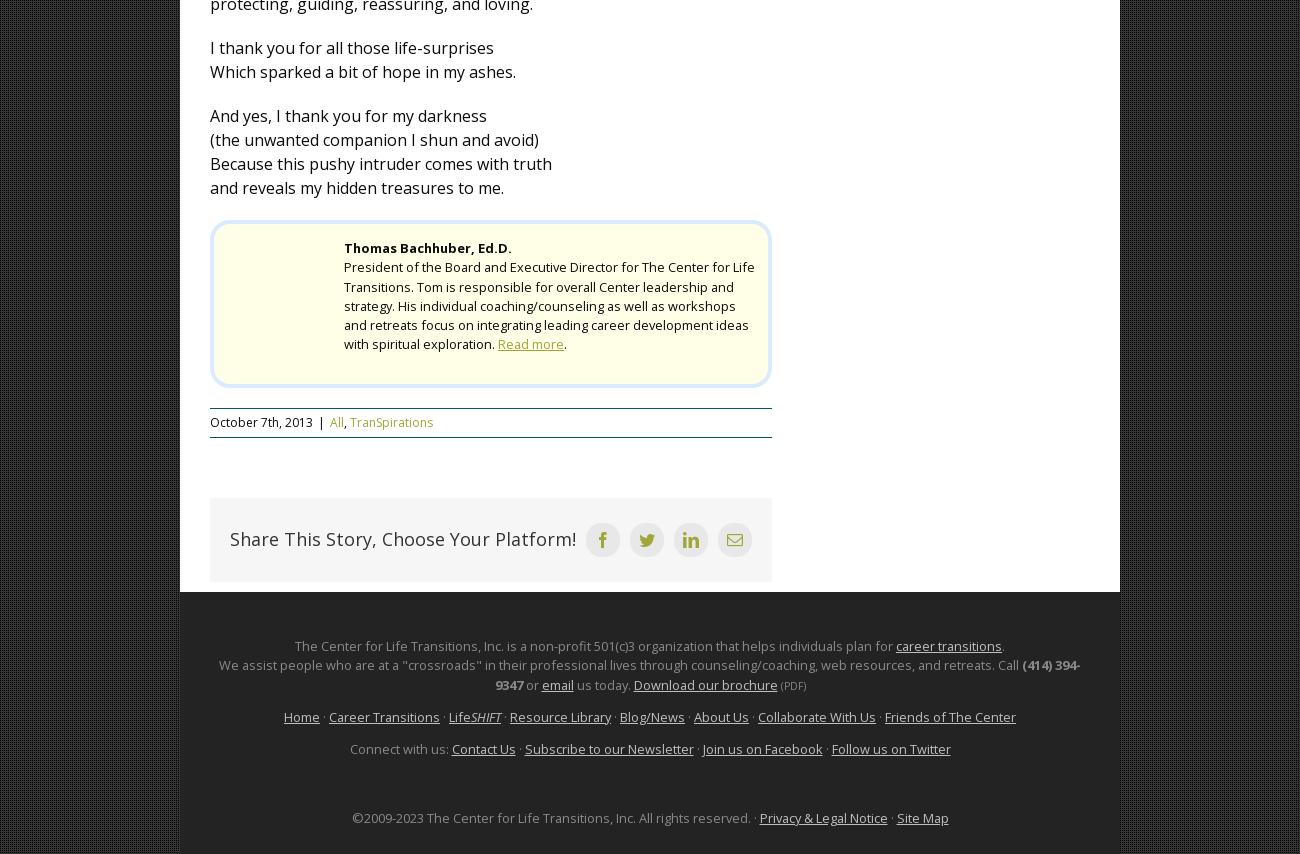 The width and height of the screenshot is (1300, 854). What do you see at coordinates (761, 747) in the screenshot?
I see `'Join us on Facebook'` at bounding box center [761, 747].